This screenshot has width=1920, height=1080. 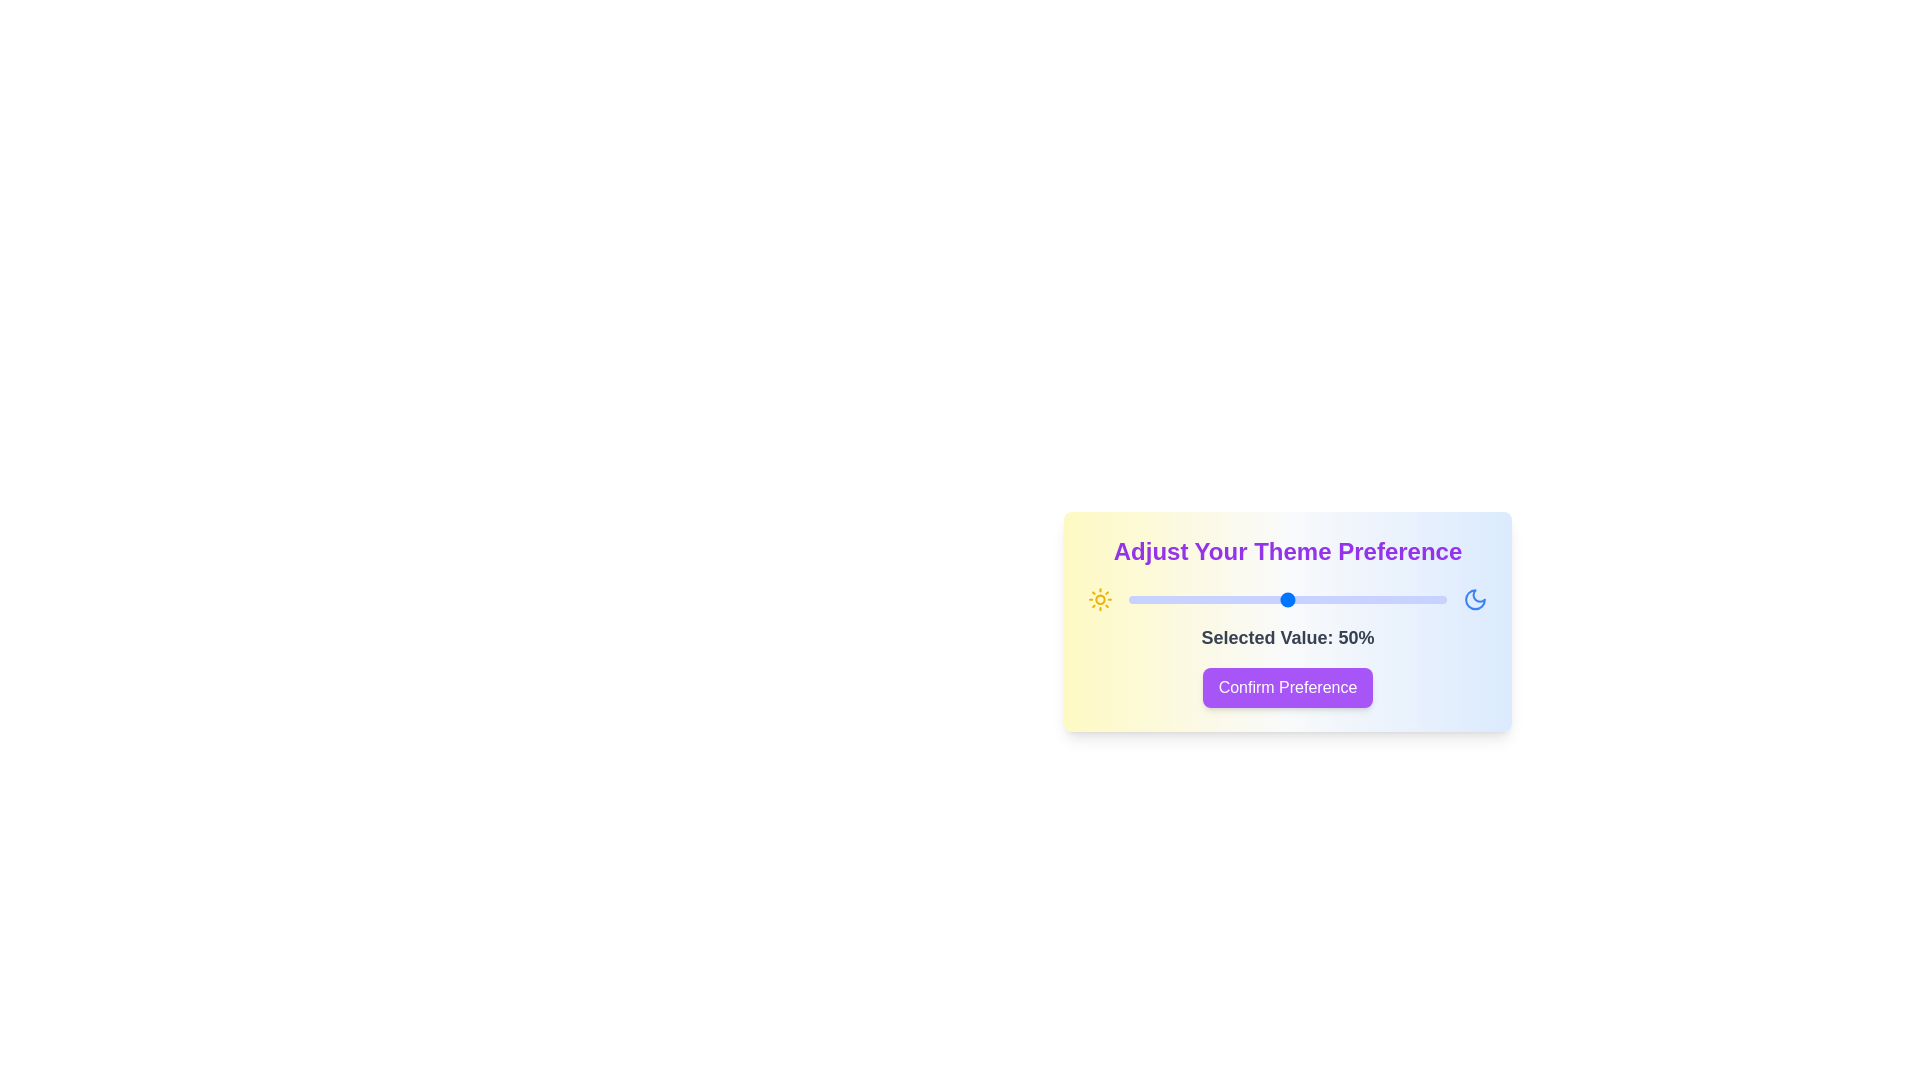 What do you see at coordinates (1223, 599) in the screenshot?
I see `the theme slider` at bounding box center [1223, 599].